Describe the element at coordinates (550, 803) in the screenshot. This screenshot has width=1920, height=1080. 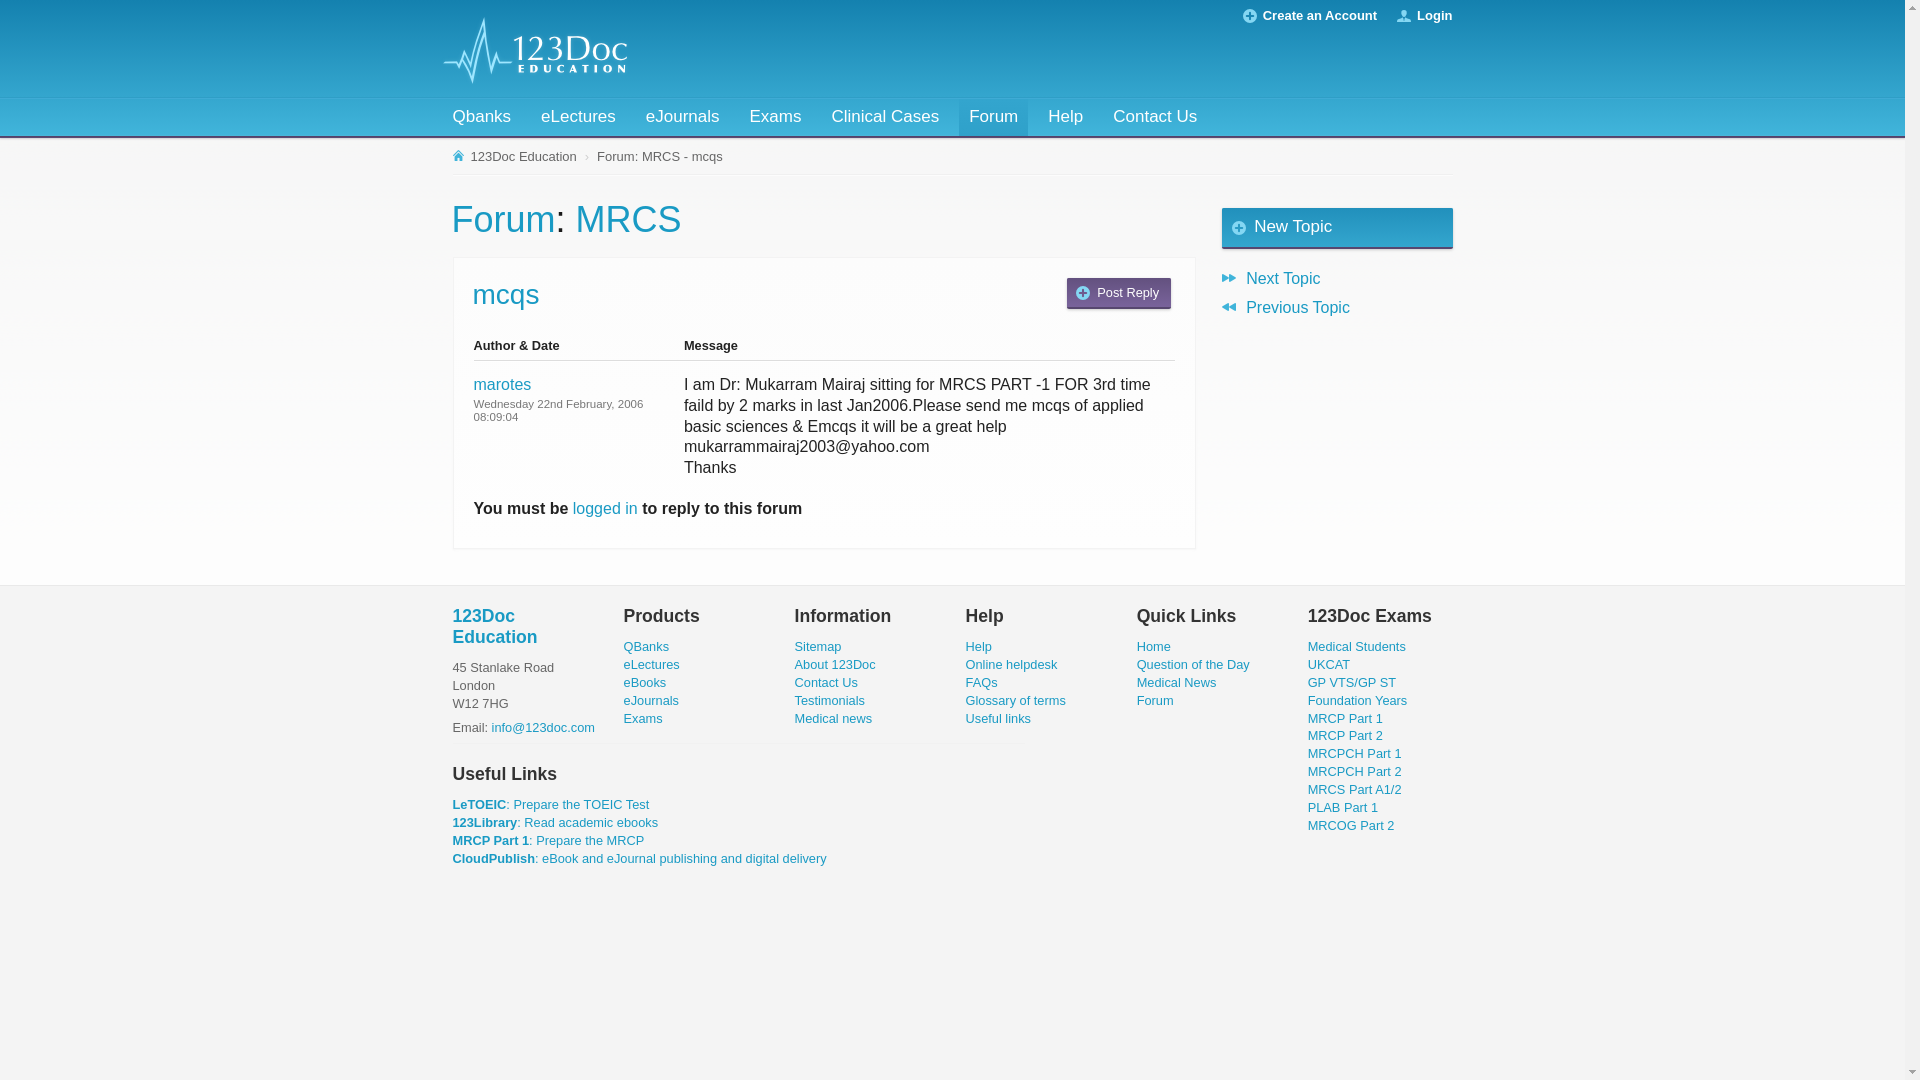
I see `'LeTOEIC: Prepare the TOEIC Test'` at that location.